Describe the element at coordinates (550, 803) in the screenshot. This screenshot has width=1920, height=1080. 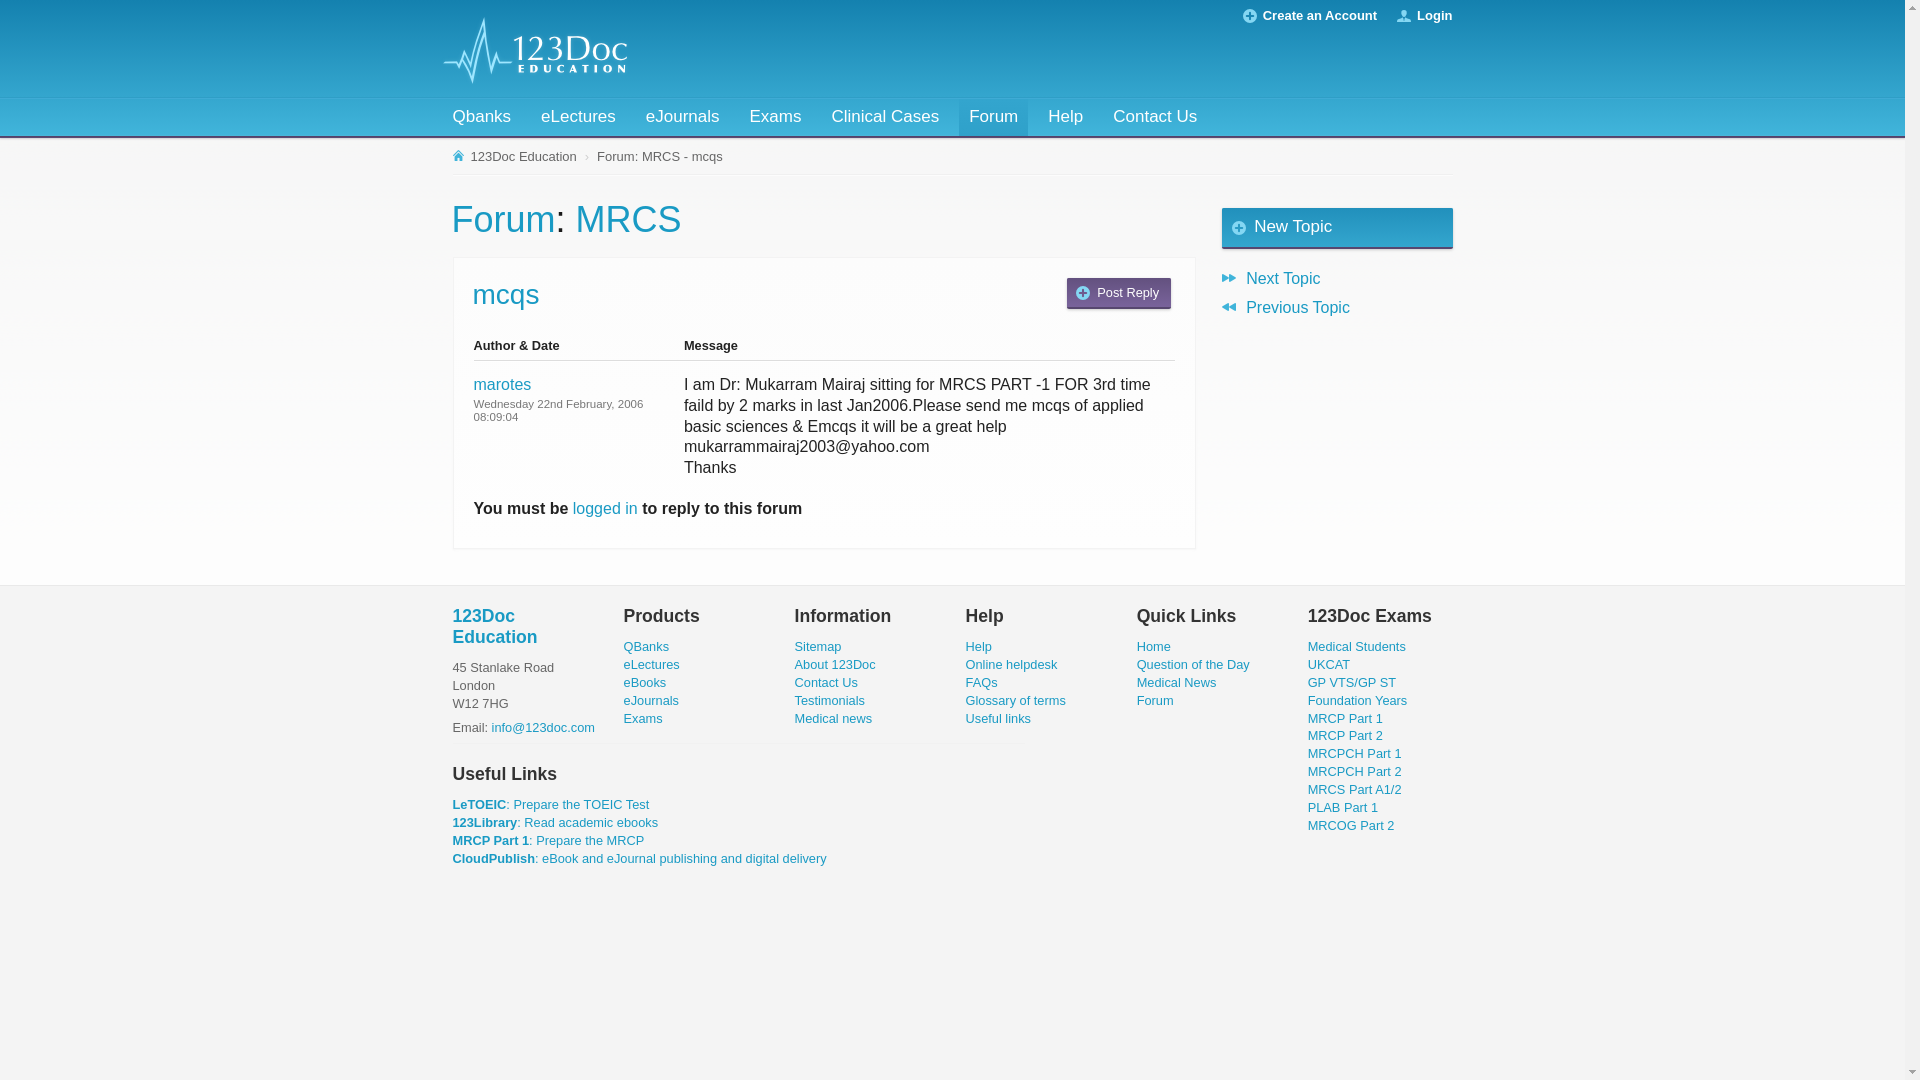
I see `'LeTOEIC: Prepare the TOEIC Test'` at that location.